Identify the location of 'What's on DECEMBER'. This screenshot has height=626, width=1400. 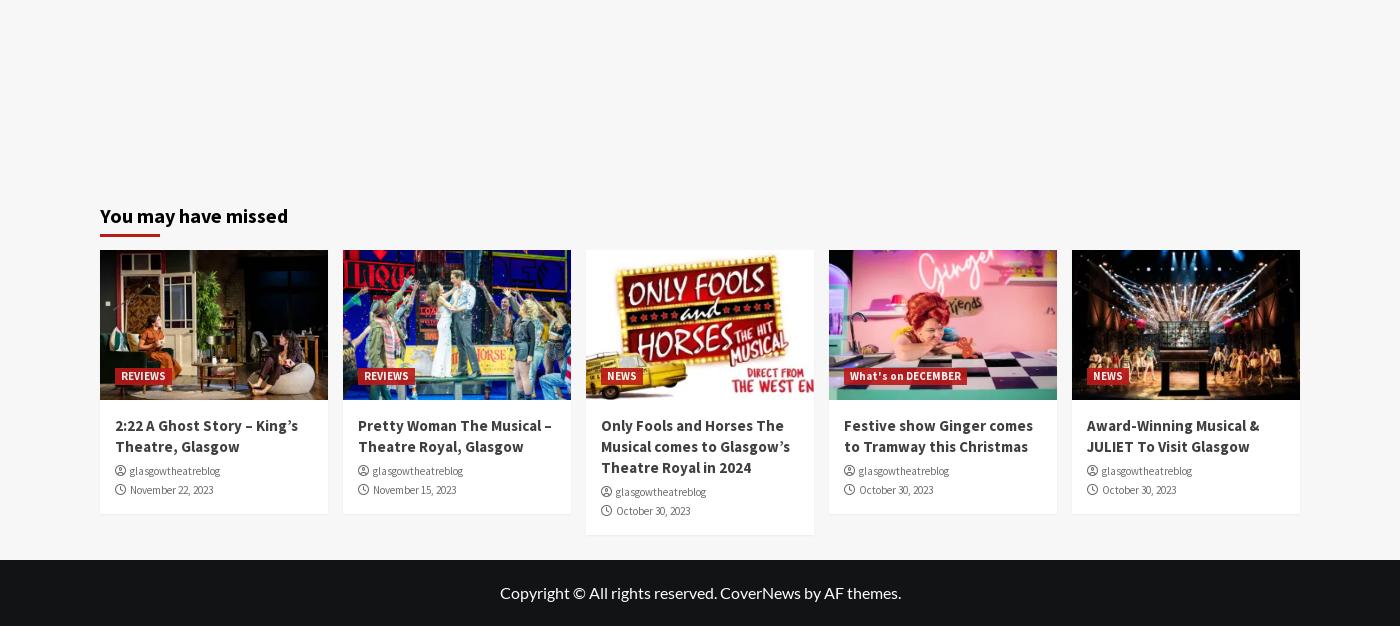
(849, 375).